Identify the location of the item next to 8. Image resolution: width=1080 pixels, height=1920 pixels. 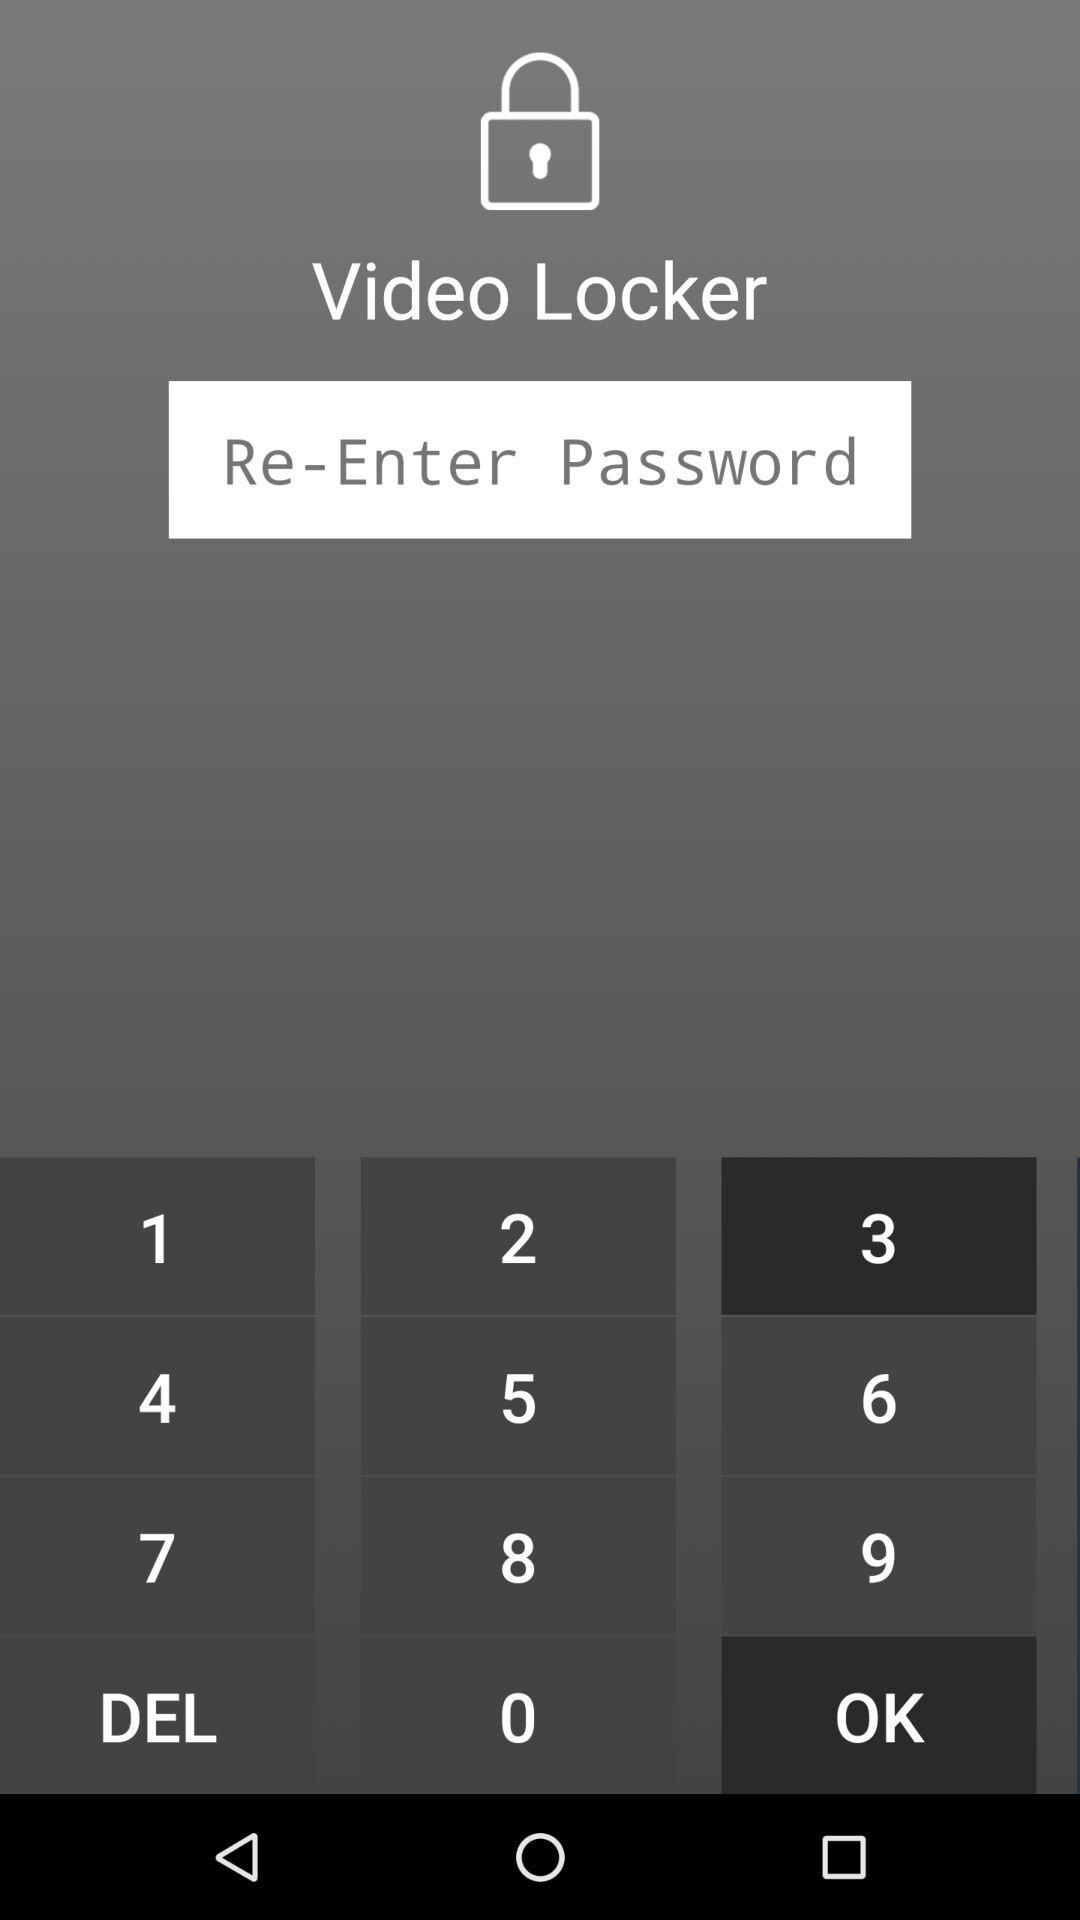
(878, 1714).